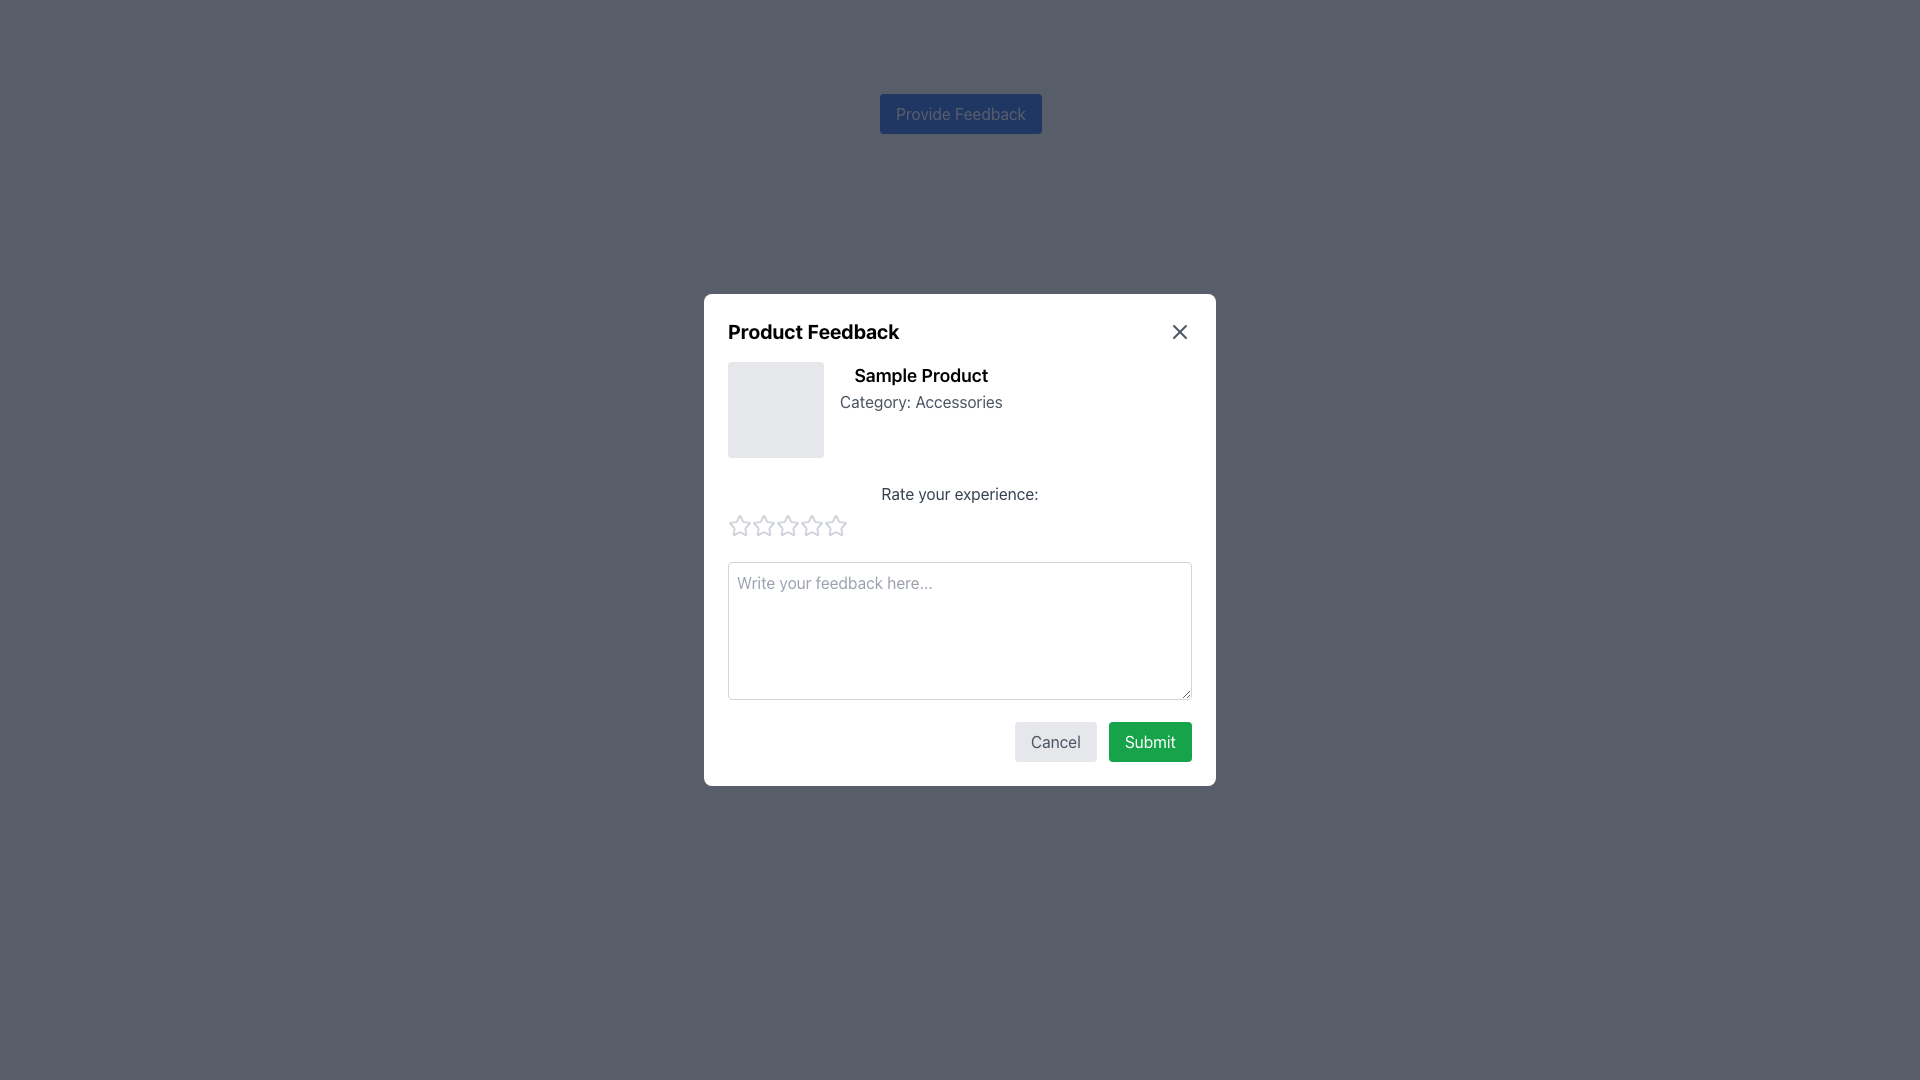 The height and width of the screenshot is (1080, 1920). Describe the element at coordinates (920, 401) in the screenshot. I see `displayed text 'Category: Accessories.' which is a gray text label located under the 'Sample Product' heading in the modal dialog box` at that location.